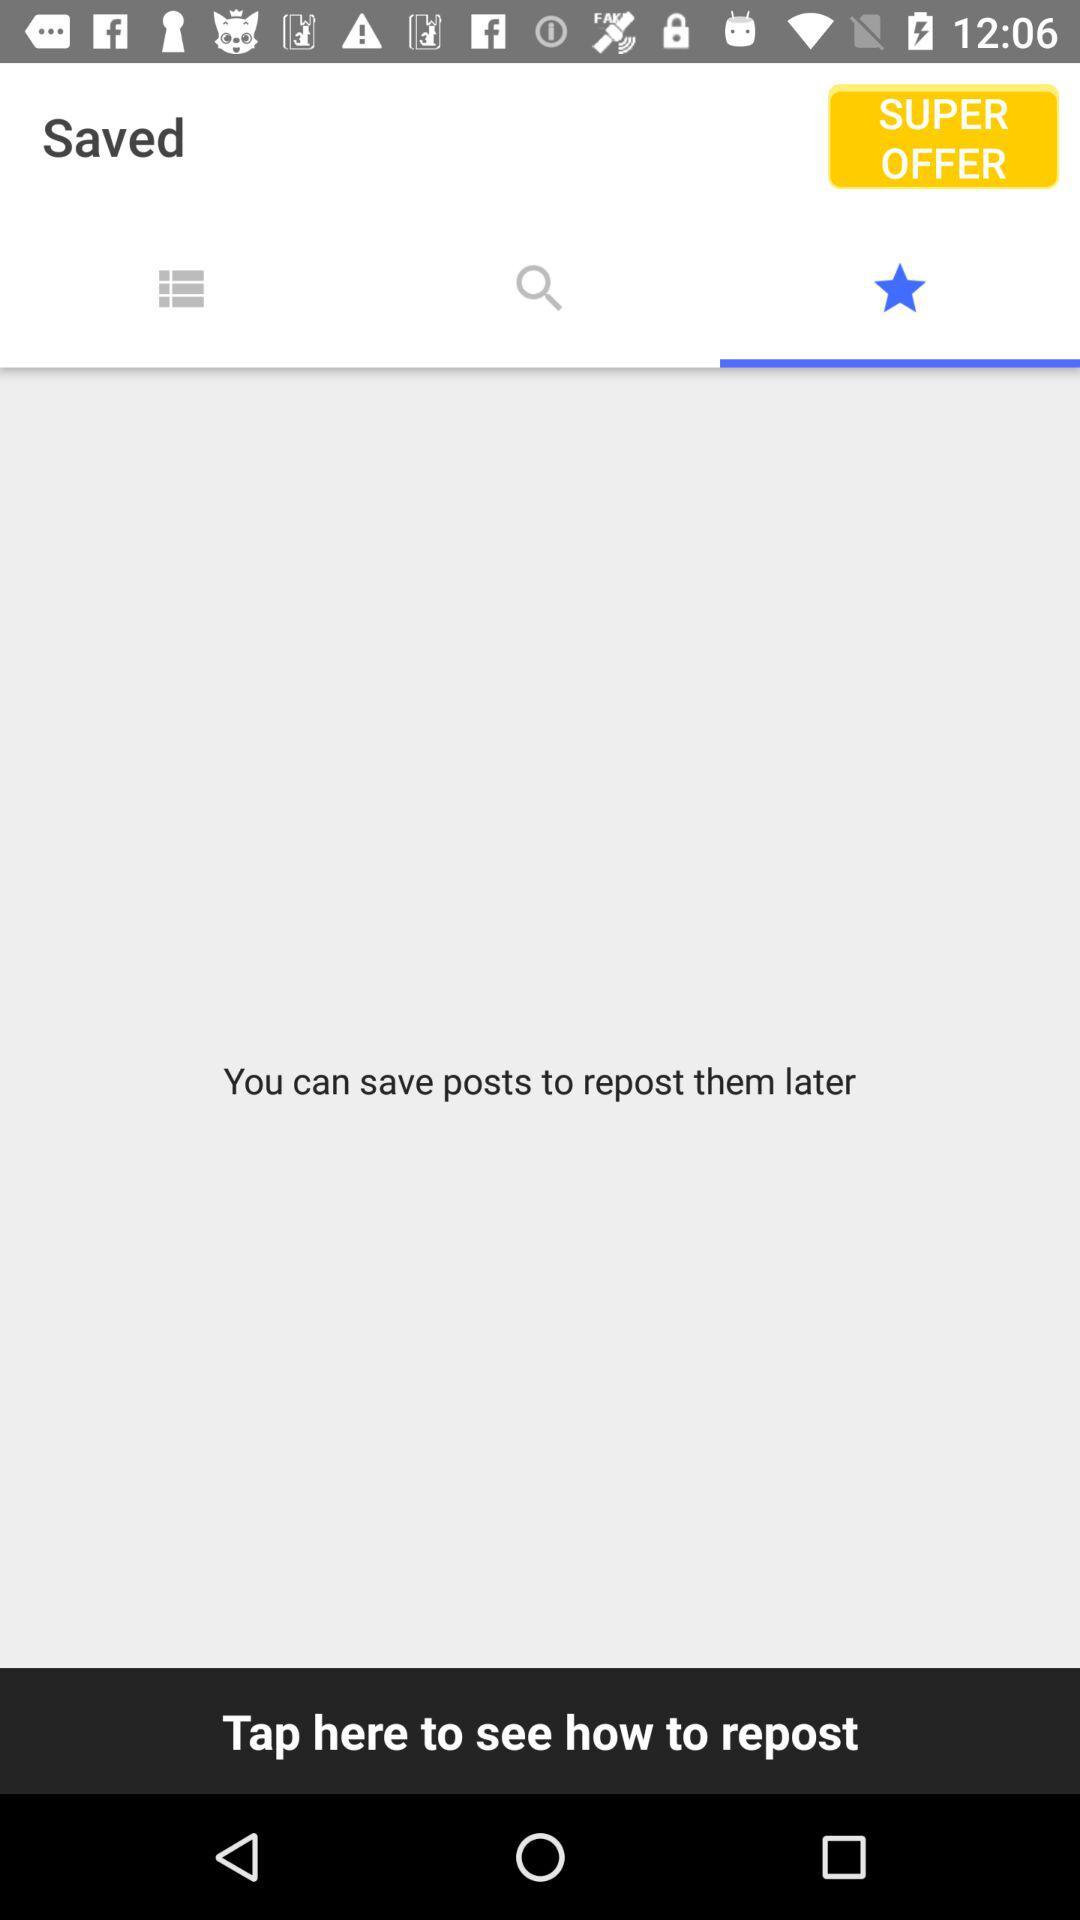  Describe the element at coordinates (943, 135) in the screenshot. I see `the icon to the right of saved` at that location.